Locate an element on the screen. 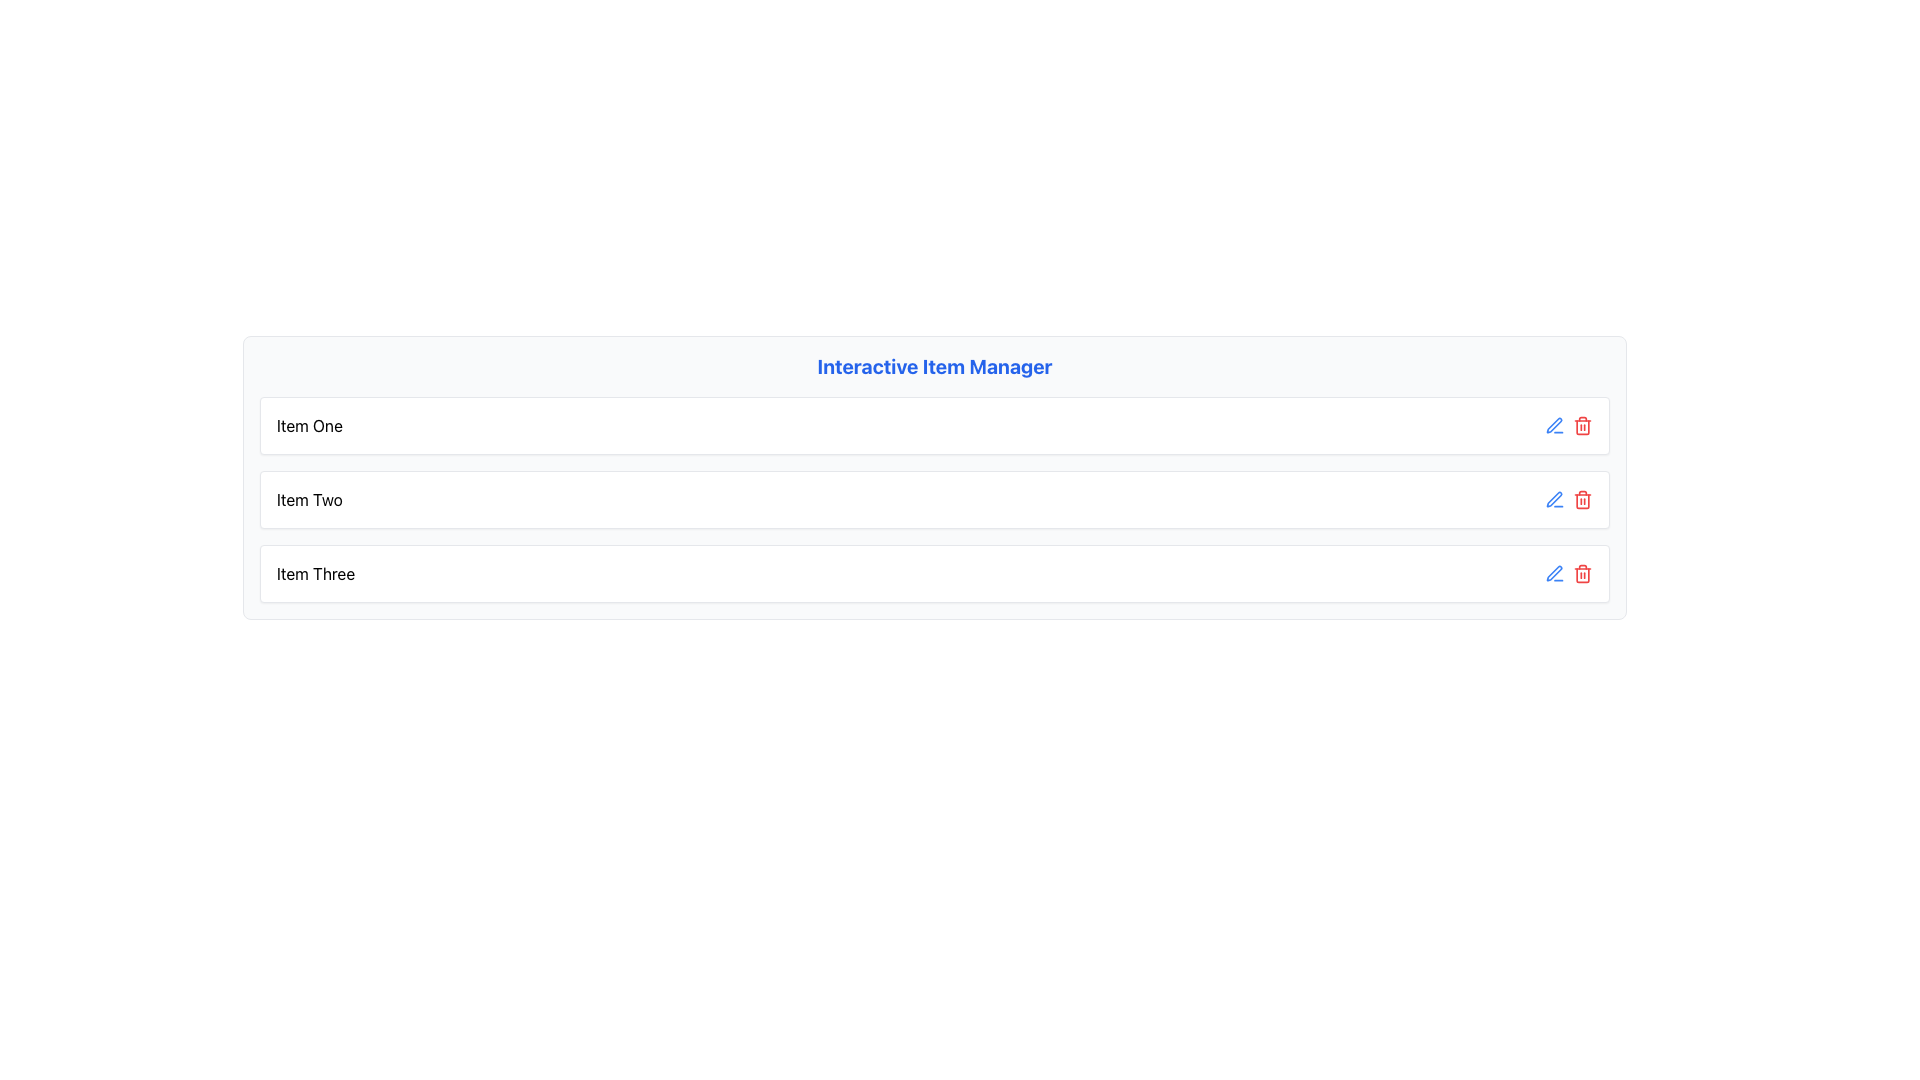 The width and height of the screenshot is (1920, 1080). the text label displaying 'Item One' is located at coordinates (308, 424).